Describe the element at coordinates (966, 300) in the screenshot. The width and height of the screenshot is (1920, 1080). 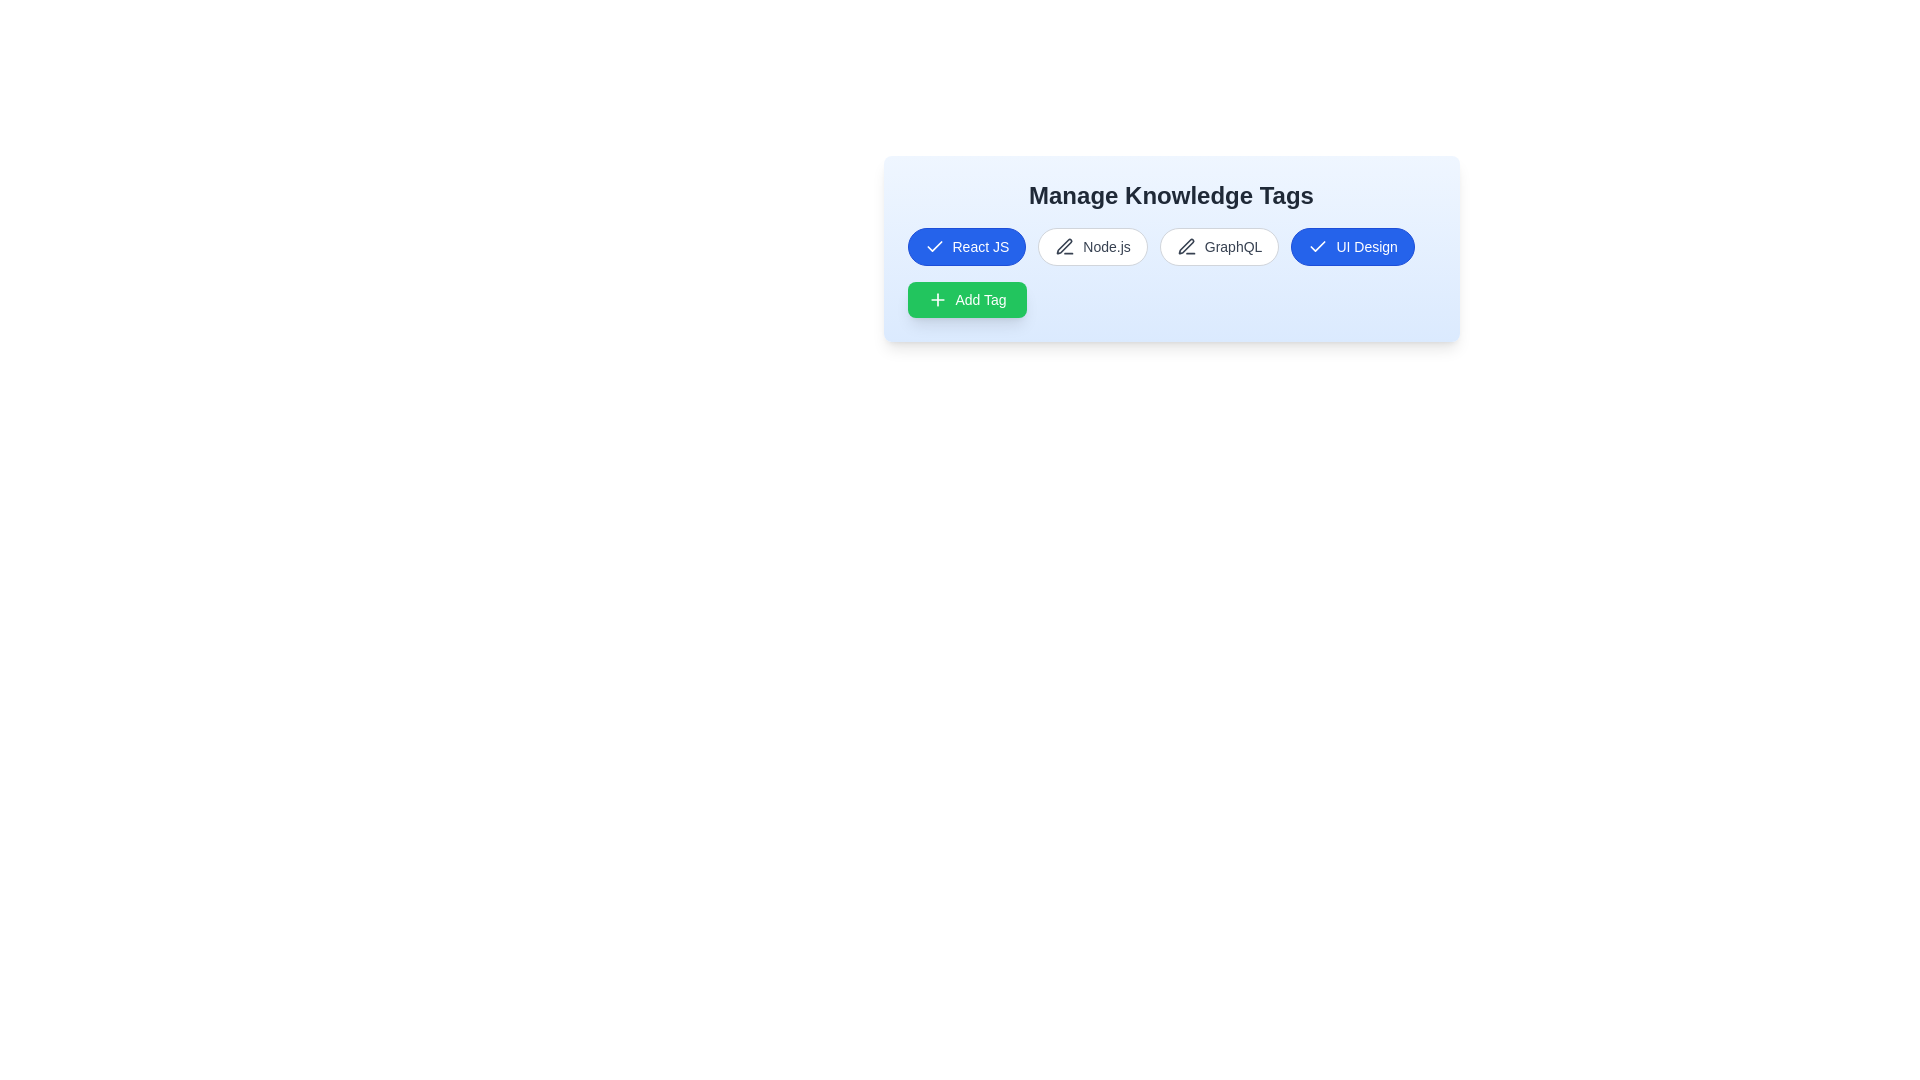
I see `the 'Add Tag' button to add a new tag` at that location.